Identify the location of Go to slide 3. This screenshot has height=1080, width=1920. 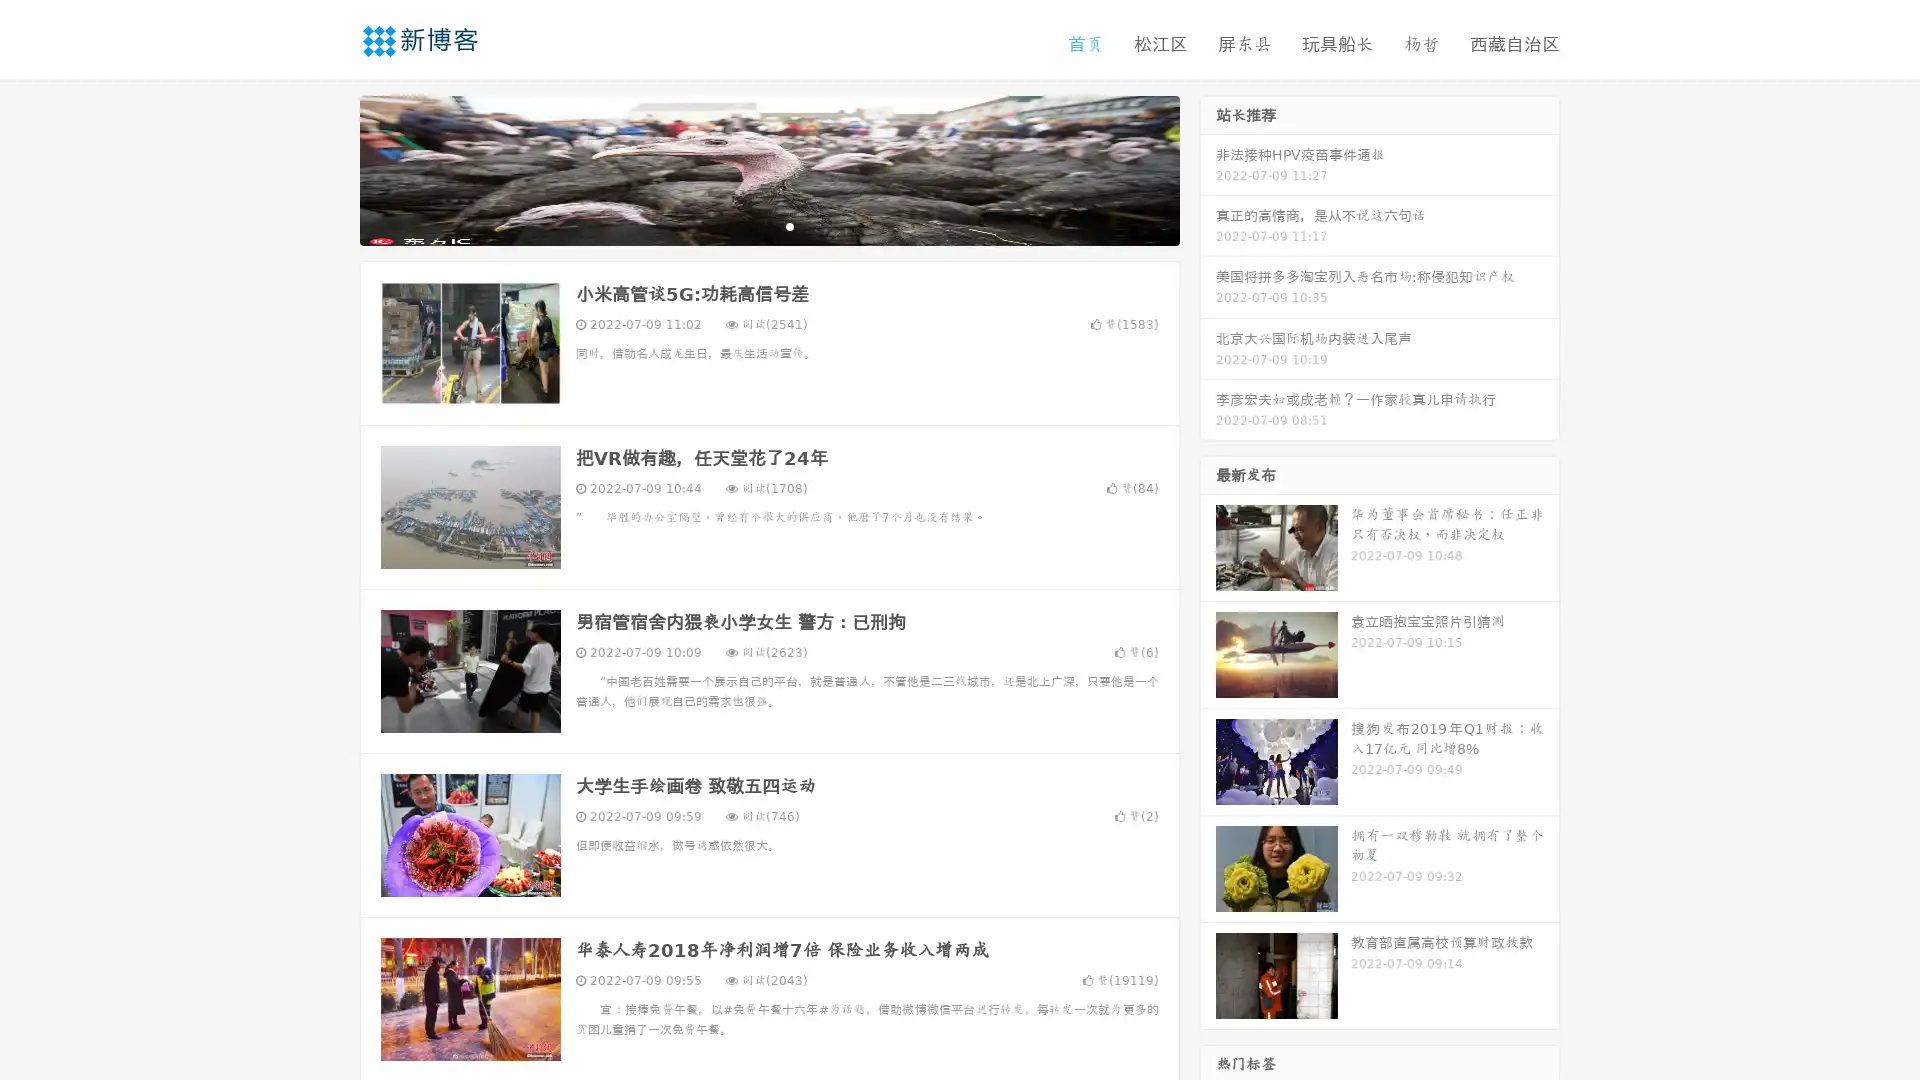
(789, 225).